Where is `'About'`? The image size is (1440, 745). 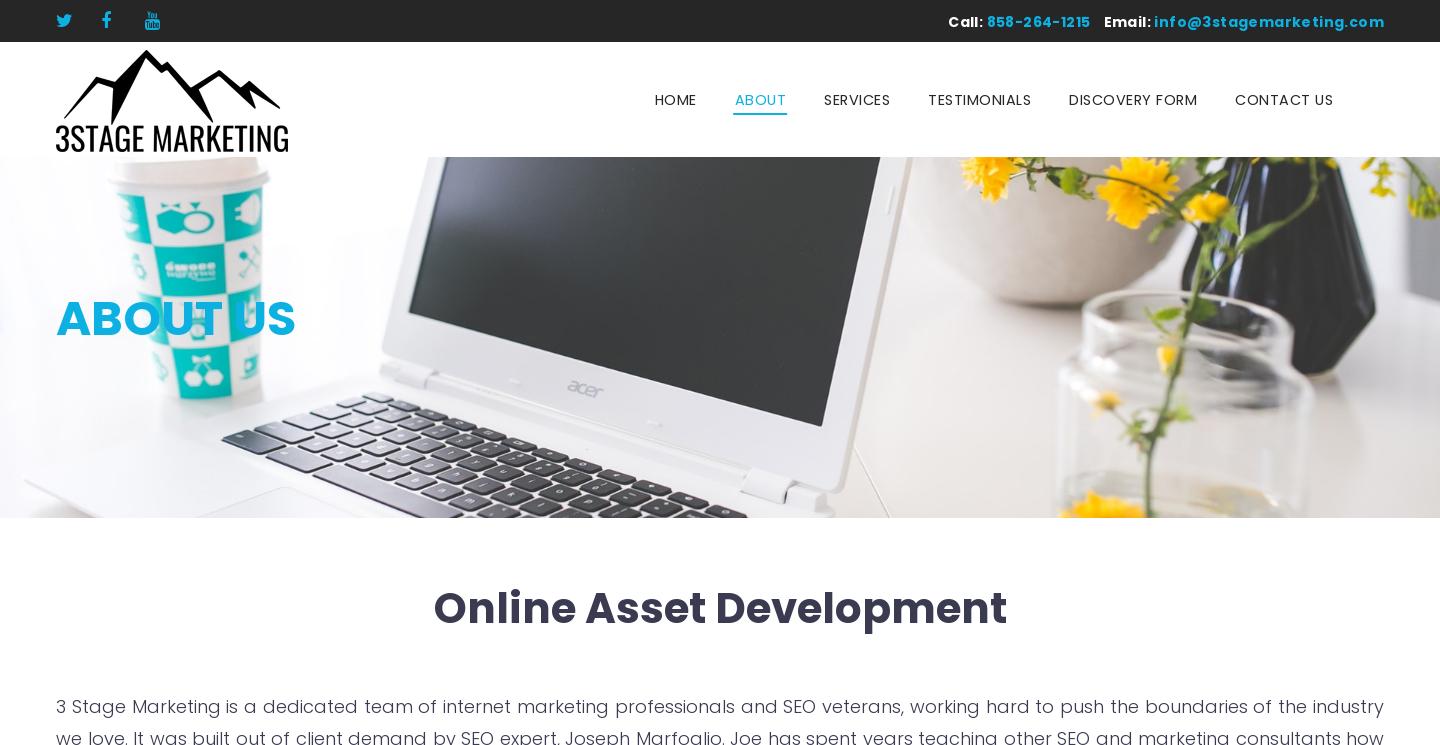
'About' is located at coordinates (759, 99).